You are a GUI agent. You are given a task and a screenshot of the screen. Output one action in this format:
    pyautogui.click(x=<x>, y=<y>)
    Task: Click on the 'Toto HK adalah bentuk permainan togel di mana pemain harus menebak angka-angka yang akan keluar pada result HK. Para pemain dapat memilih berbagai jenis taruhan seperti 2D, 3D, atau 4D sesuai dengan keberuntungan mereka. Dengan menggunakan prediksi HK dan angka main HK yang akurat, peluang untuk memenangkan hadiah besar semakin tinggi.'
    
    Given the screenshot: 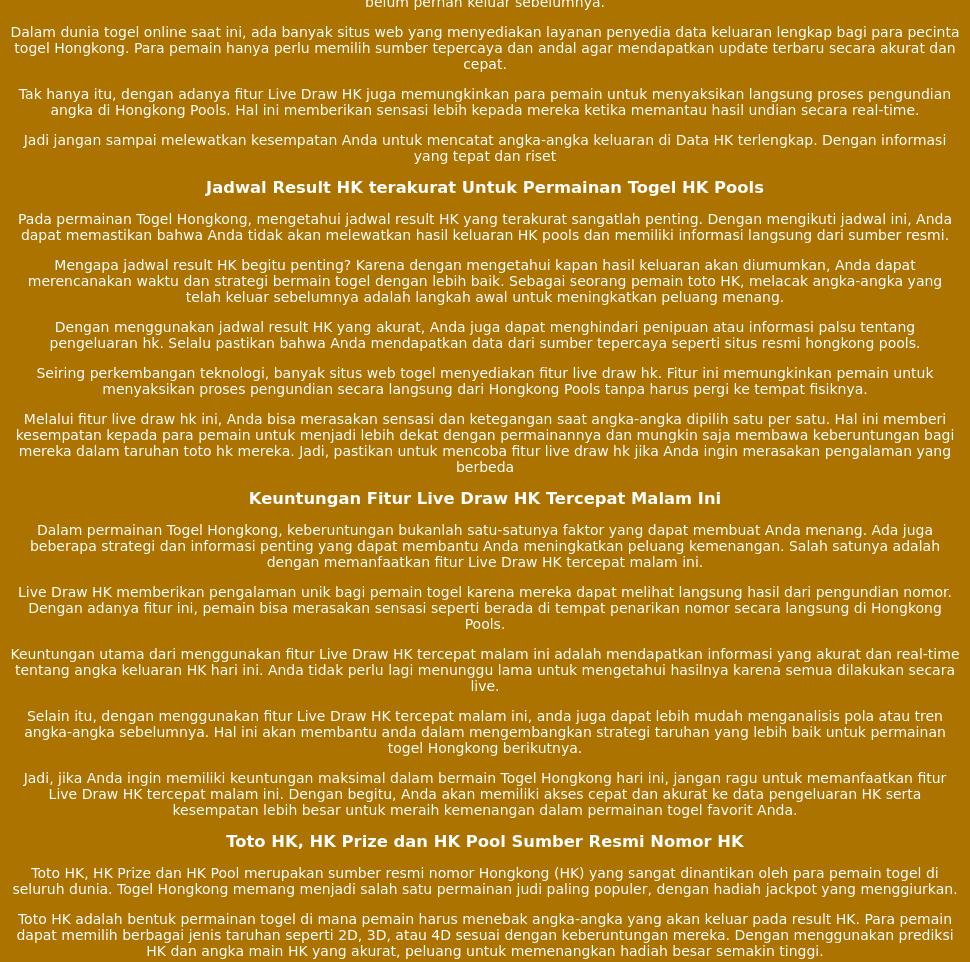 What is the action you would take?
    pyautogui.click(x=483, y=934)
    